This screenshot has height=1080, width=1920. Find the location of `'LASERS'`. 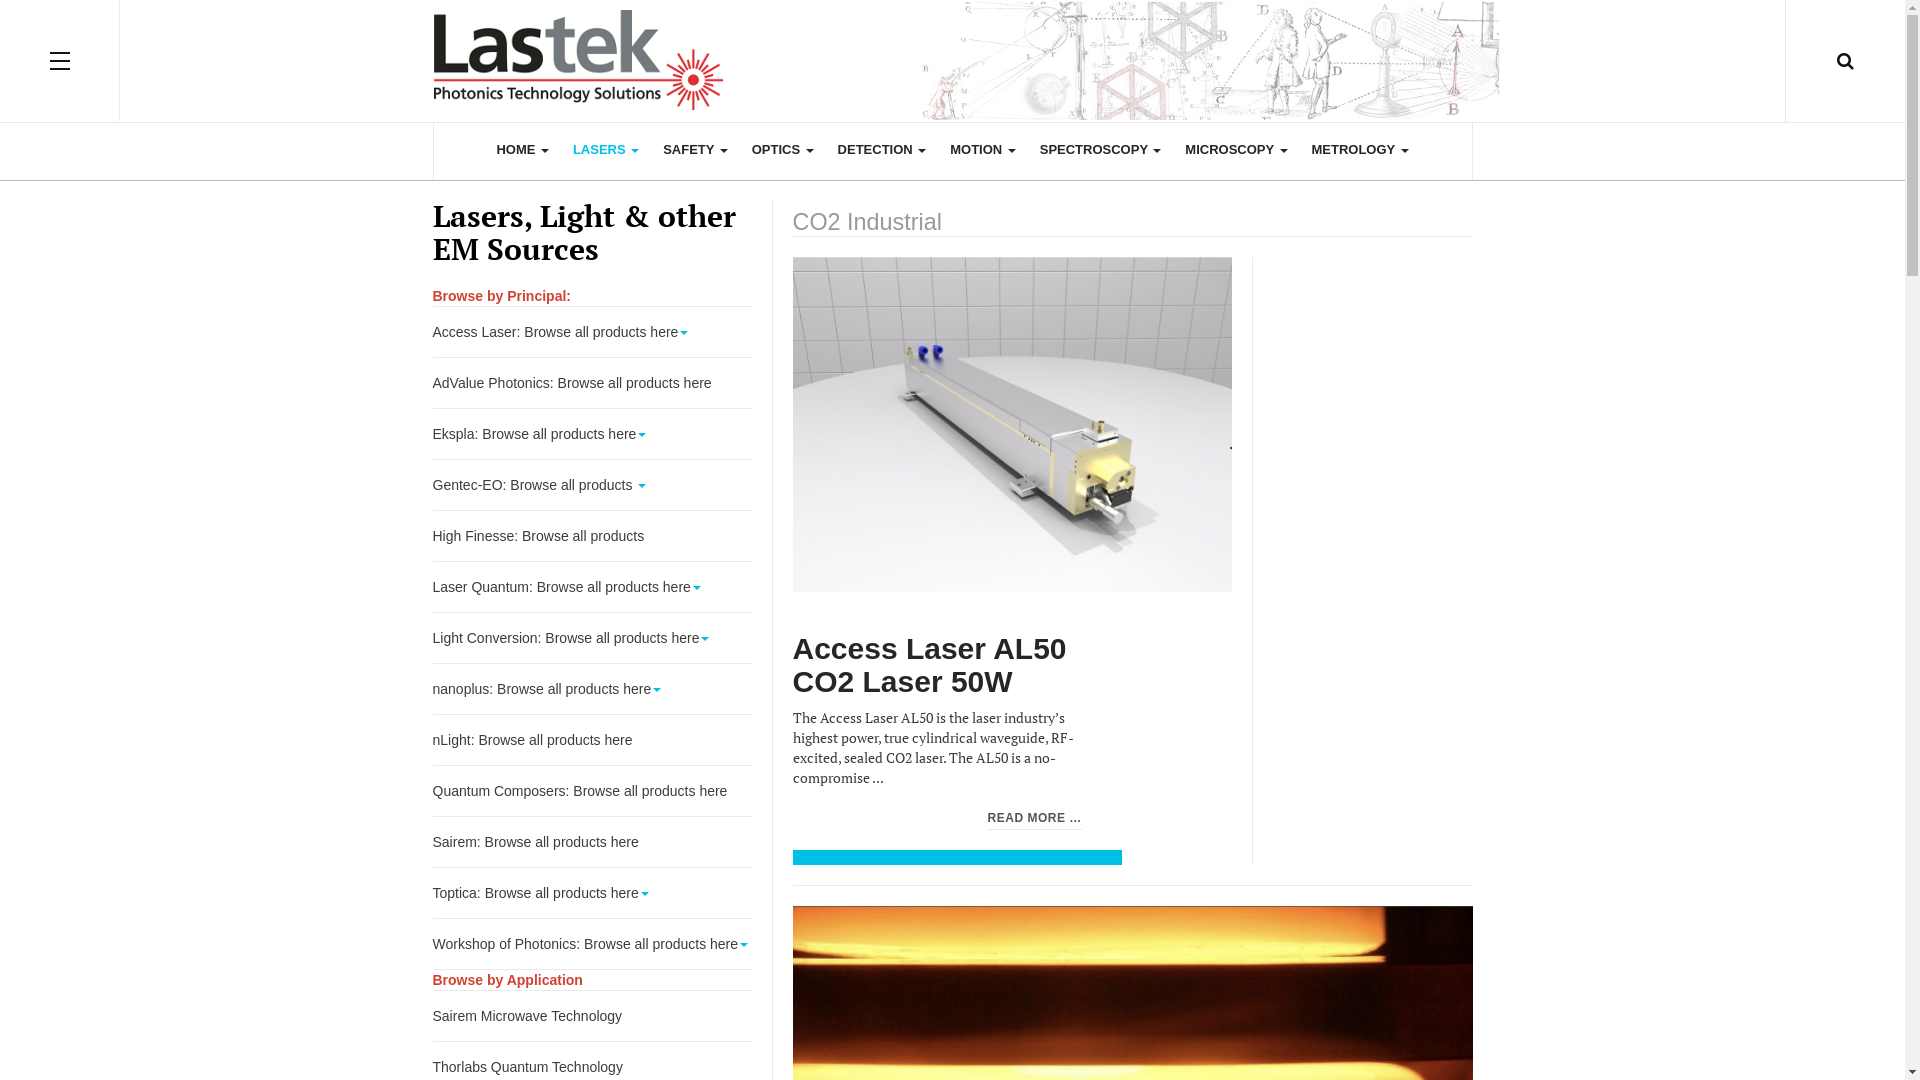

'LASERS' is located at coordinates (604, 149).